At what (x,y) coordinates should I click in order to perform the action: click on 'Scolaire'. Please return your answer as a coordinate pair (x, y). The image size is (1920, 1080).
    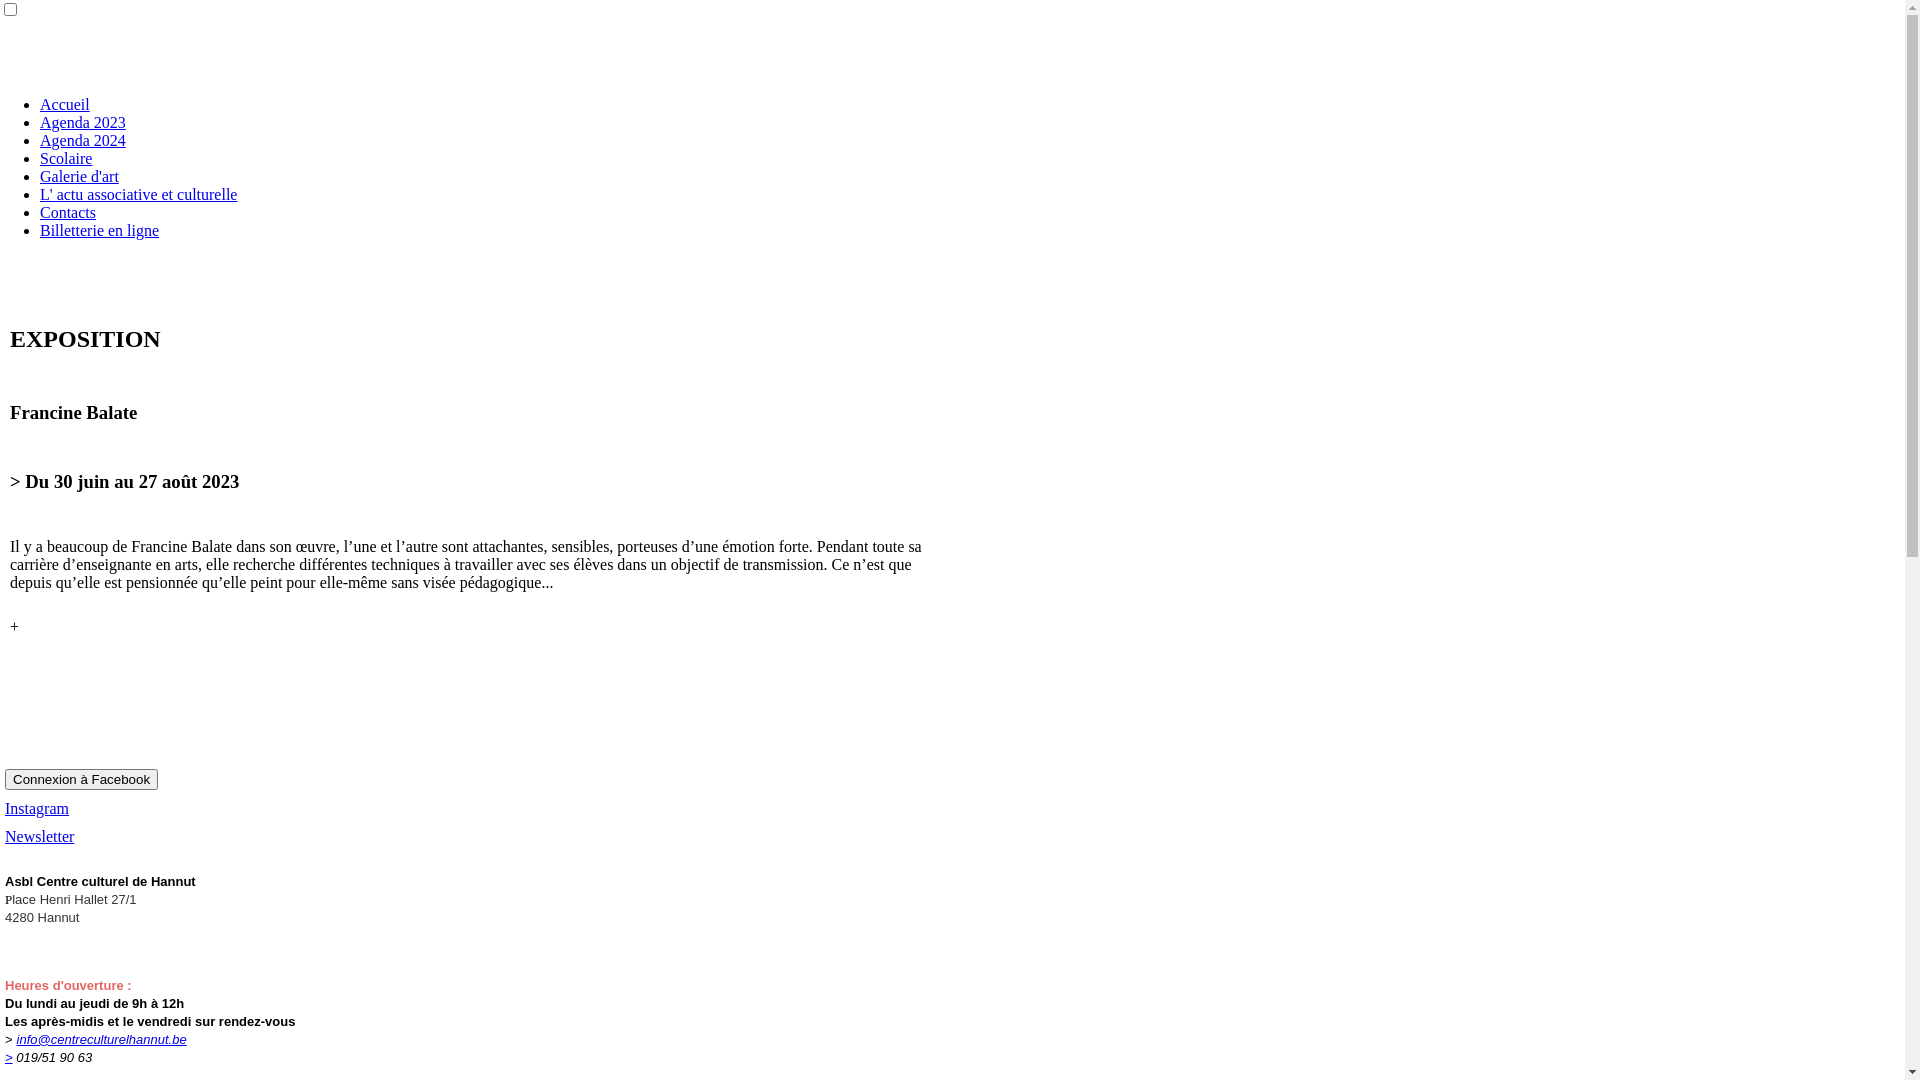
    Looking at the image, I should click on (39, 157).